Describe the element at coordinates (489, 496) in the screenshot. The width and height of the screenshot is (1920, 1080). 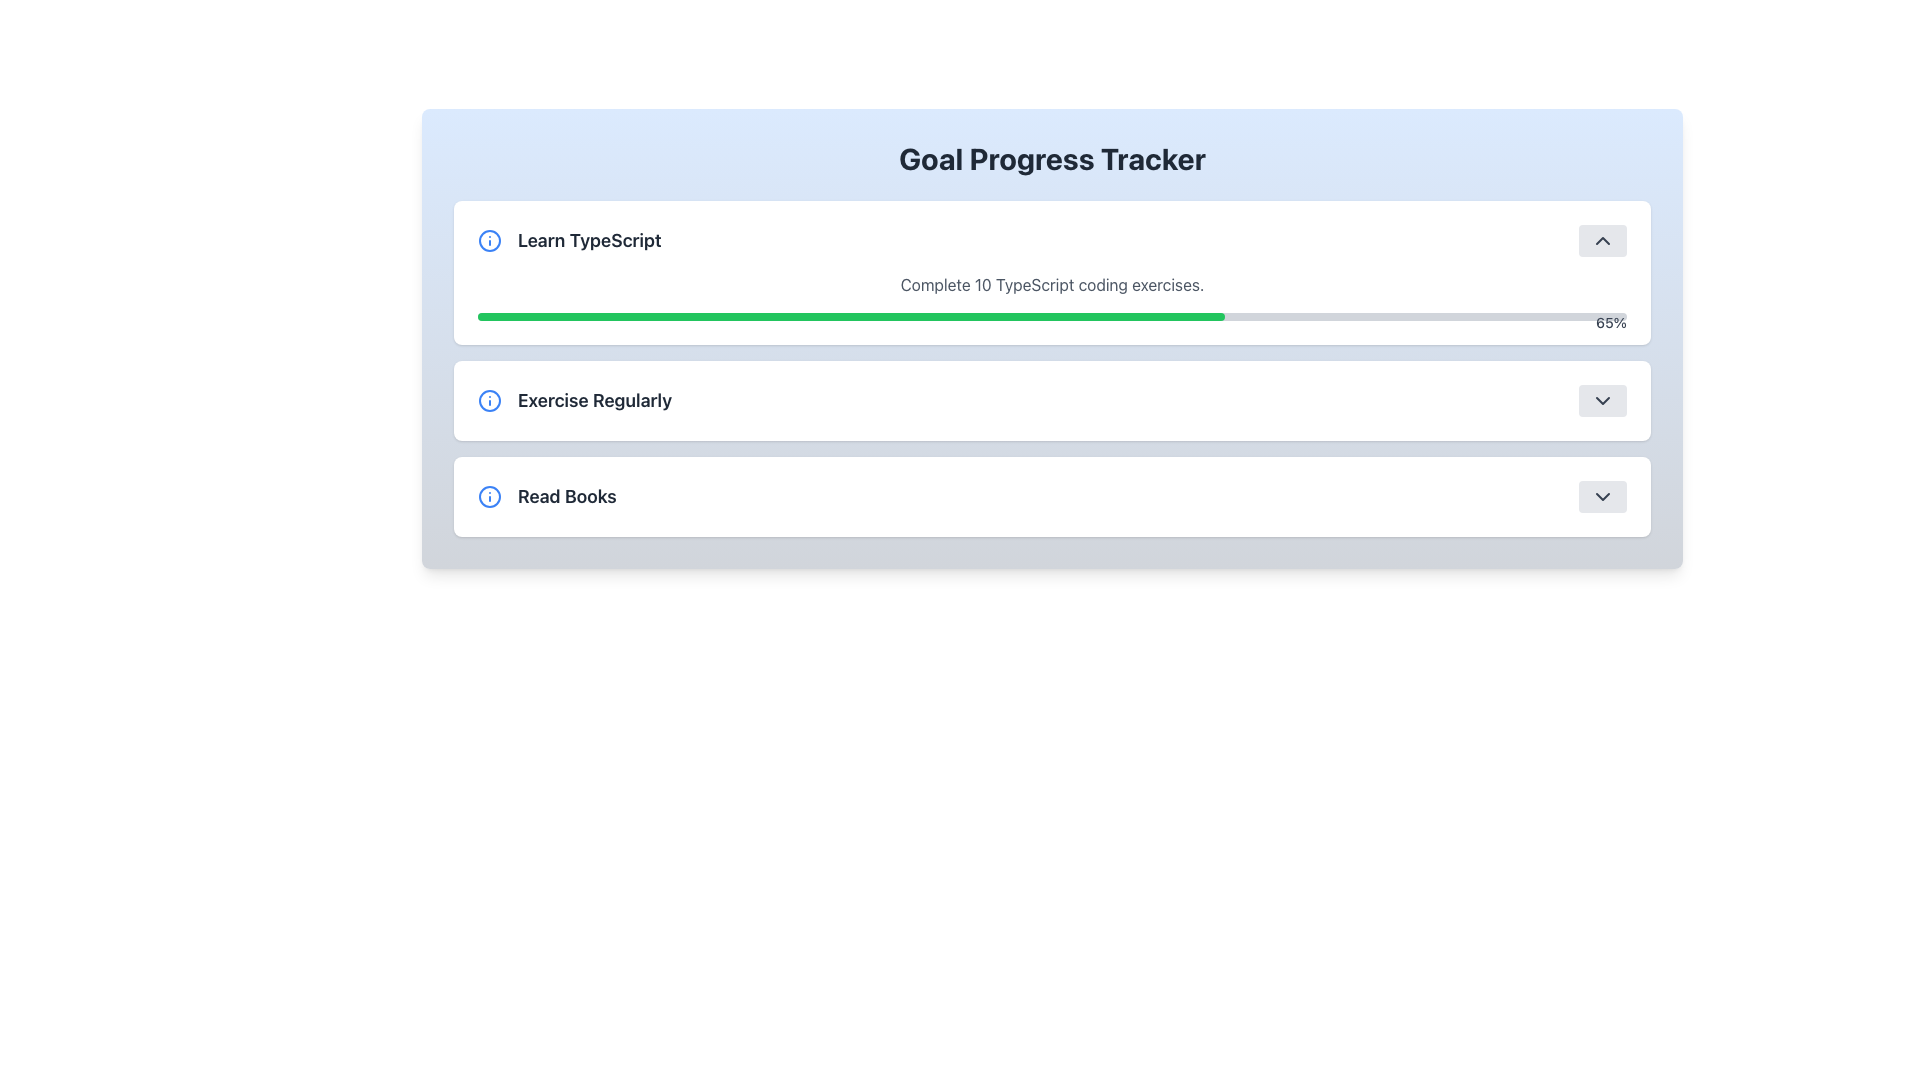
I see `the graphical UI component (circle within an SVG) that represents the 'Read Books' item in the list` at that location.